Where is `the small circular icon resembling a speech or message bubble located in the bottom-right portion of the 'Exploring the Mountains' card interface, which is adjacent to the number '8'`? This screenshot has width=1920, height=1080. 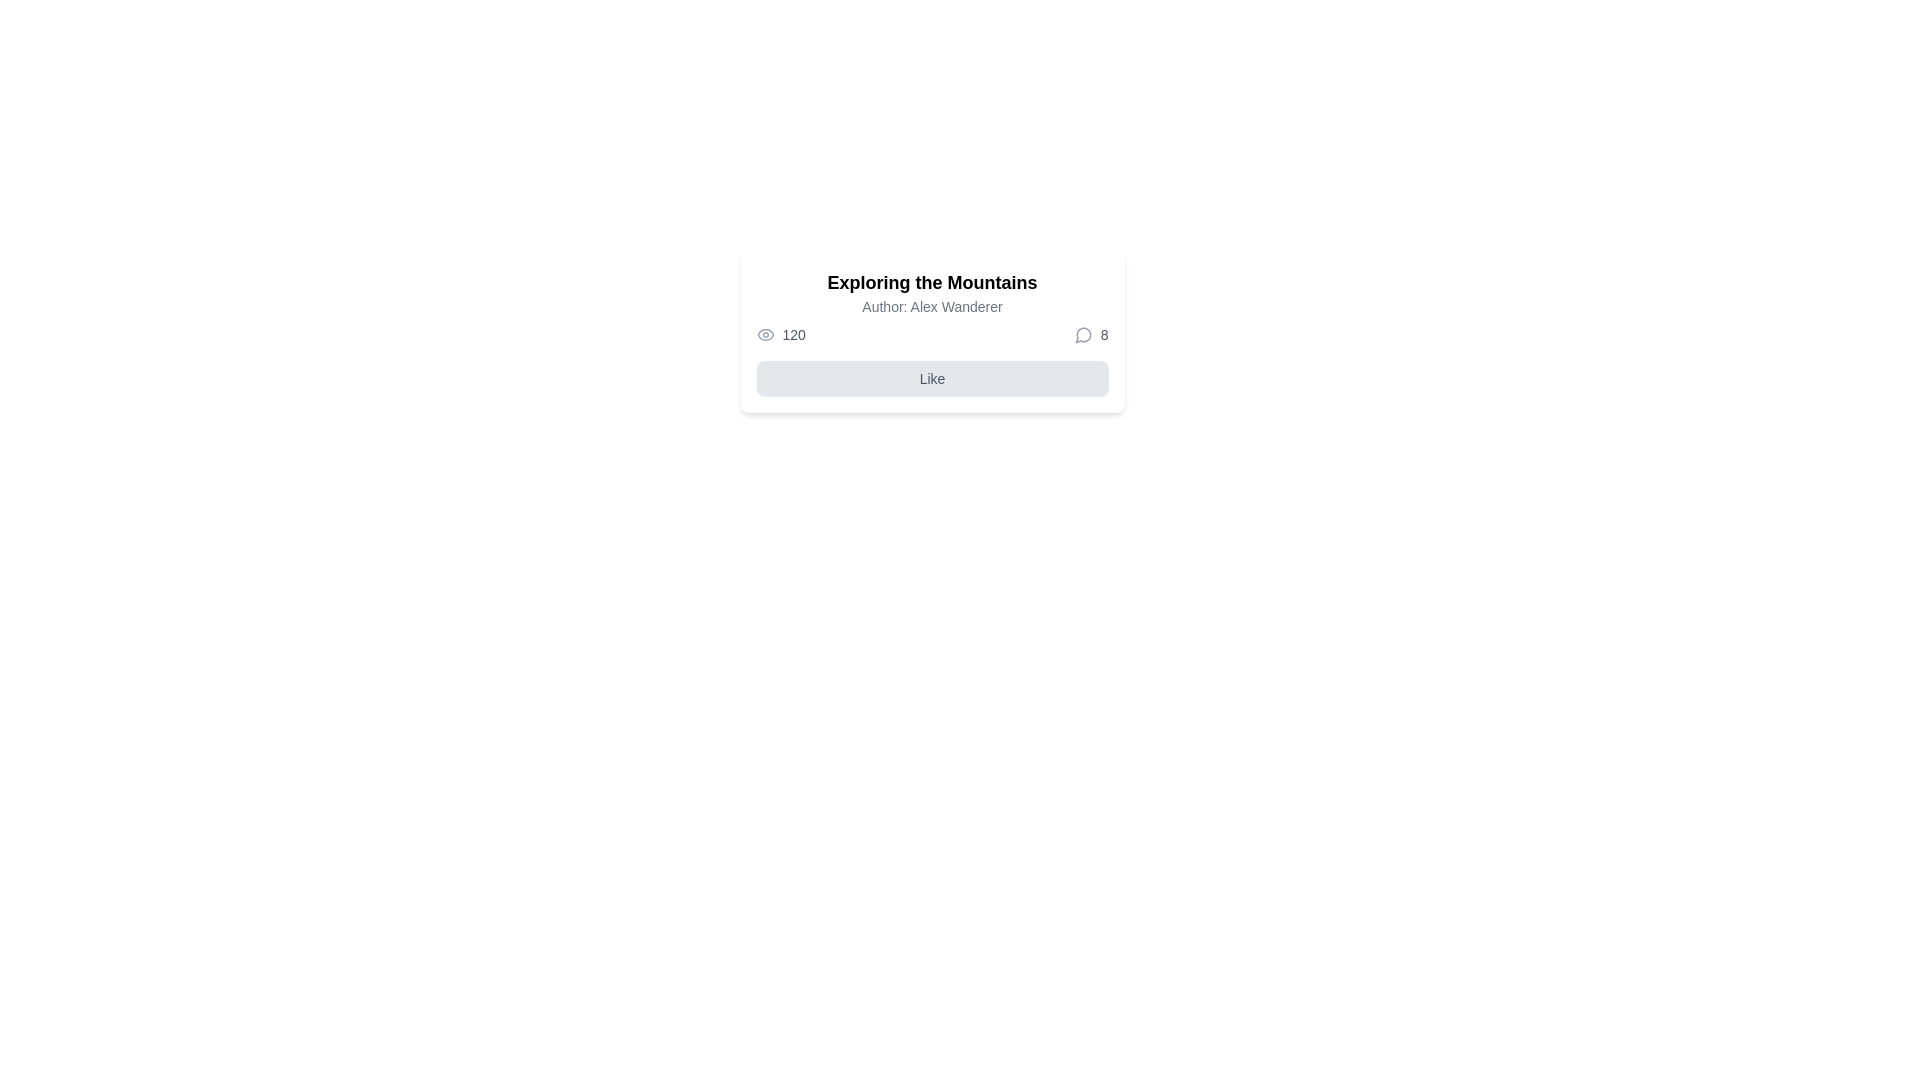 the small circular icon resembling a speech or message bubble located in the bottom-right portion of the 'Exploring the Mountains' card interface, which is adjacent to the number '8' is located at coordinates (1082, 334).